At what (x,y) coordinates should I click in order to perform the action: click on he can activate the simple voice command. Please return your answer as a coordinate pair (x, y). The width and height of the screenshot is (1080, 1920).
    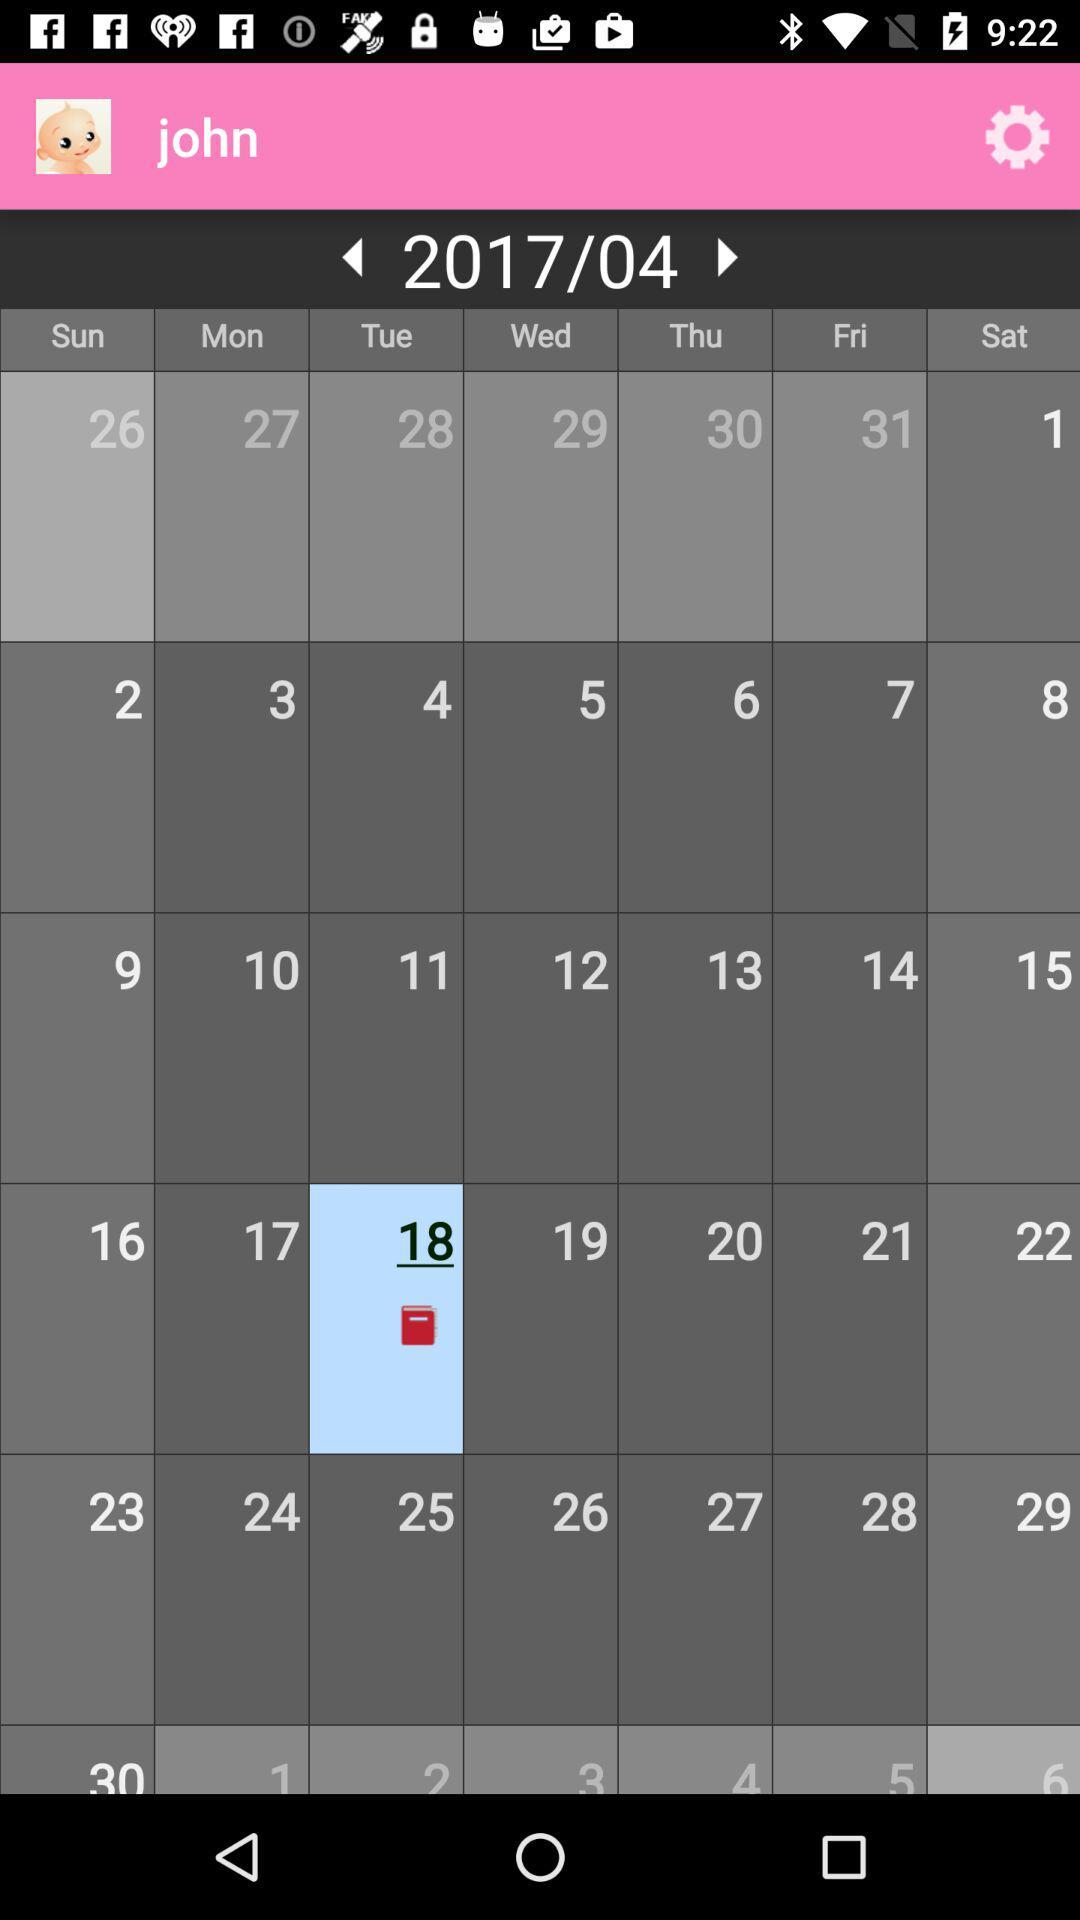
    Looking at the image, I should click on (353, 256).